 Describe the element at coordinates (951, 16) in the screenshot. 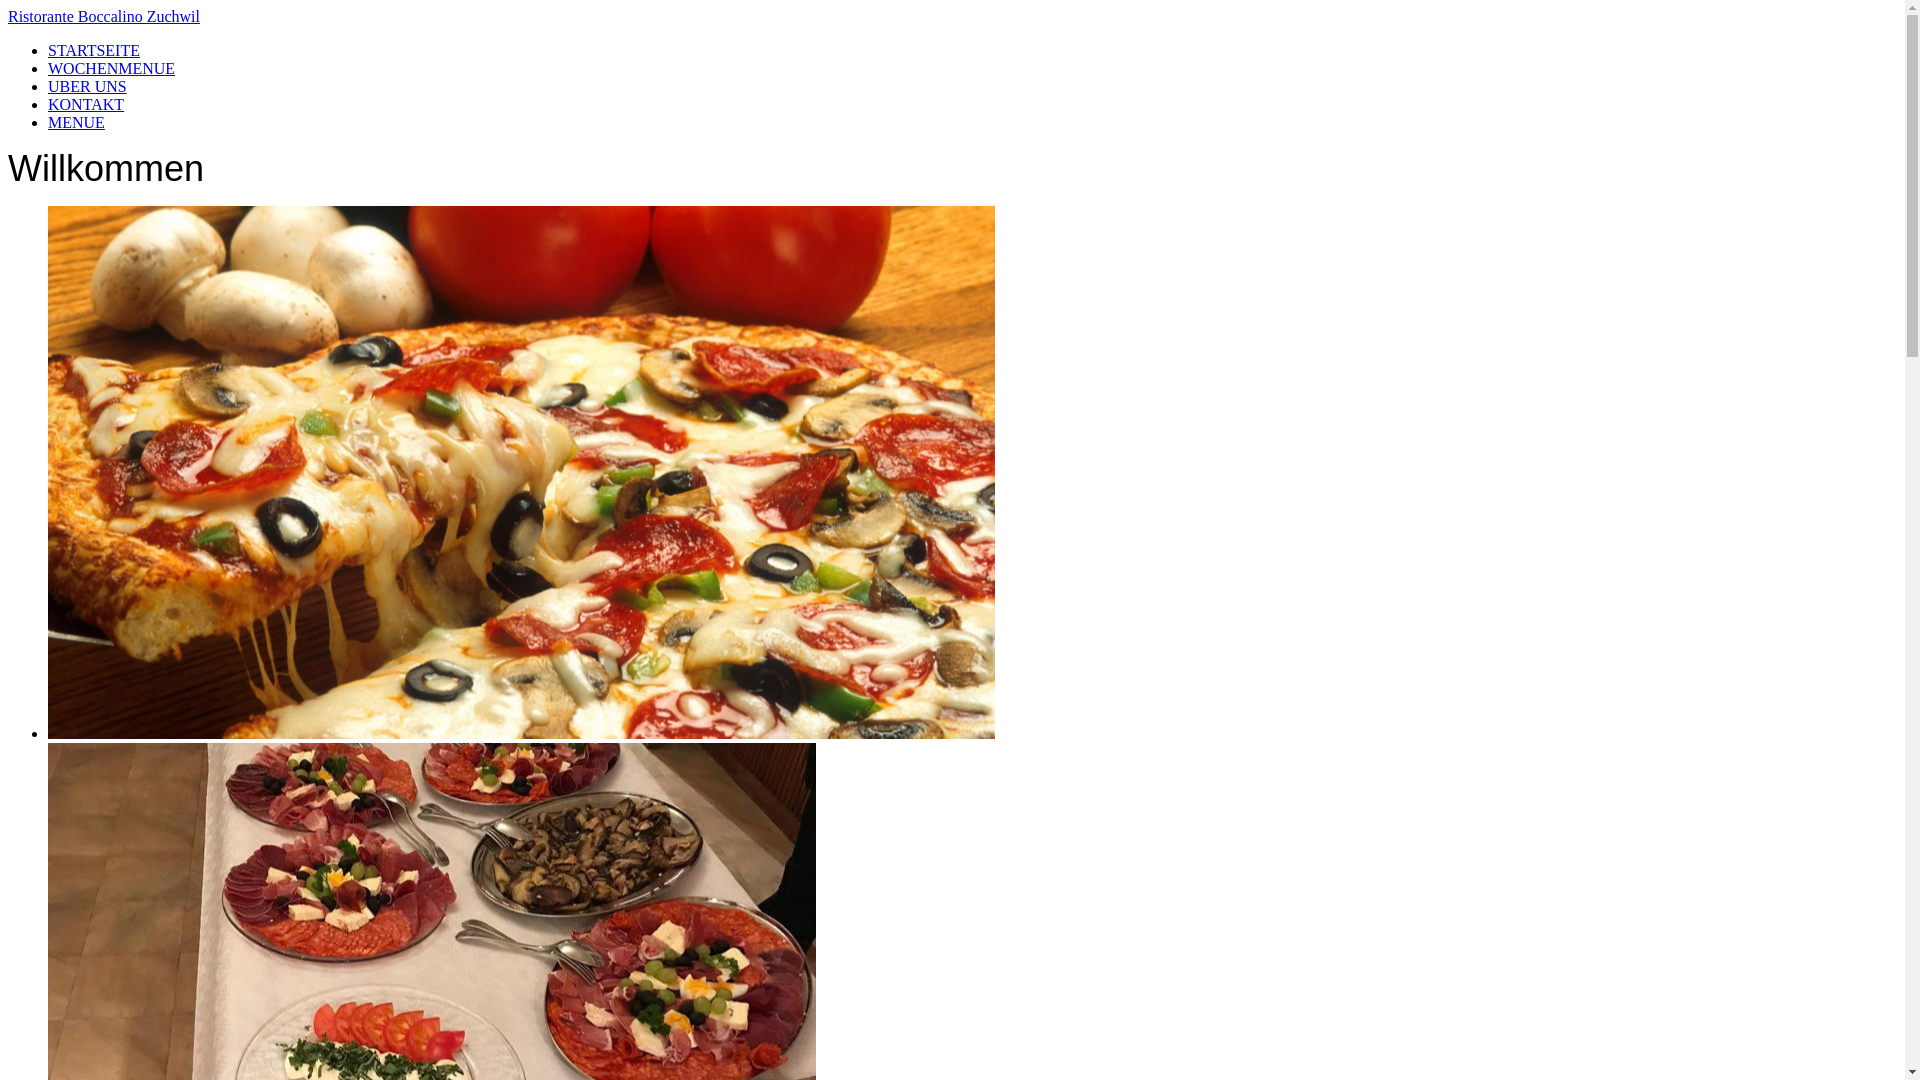

I see `'Ristorante Boccalino Zuchwil'` at that location.